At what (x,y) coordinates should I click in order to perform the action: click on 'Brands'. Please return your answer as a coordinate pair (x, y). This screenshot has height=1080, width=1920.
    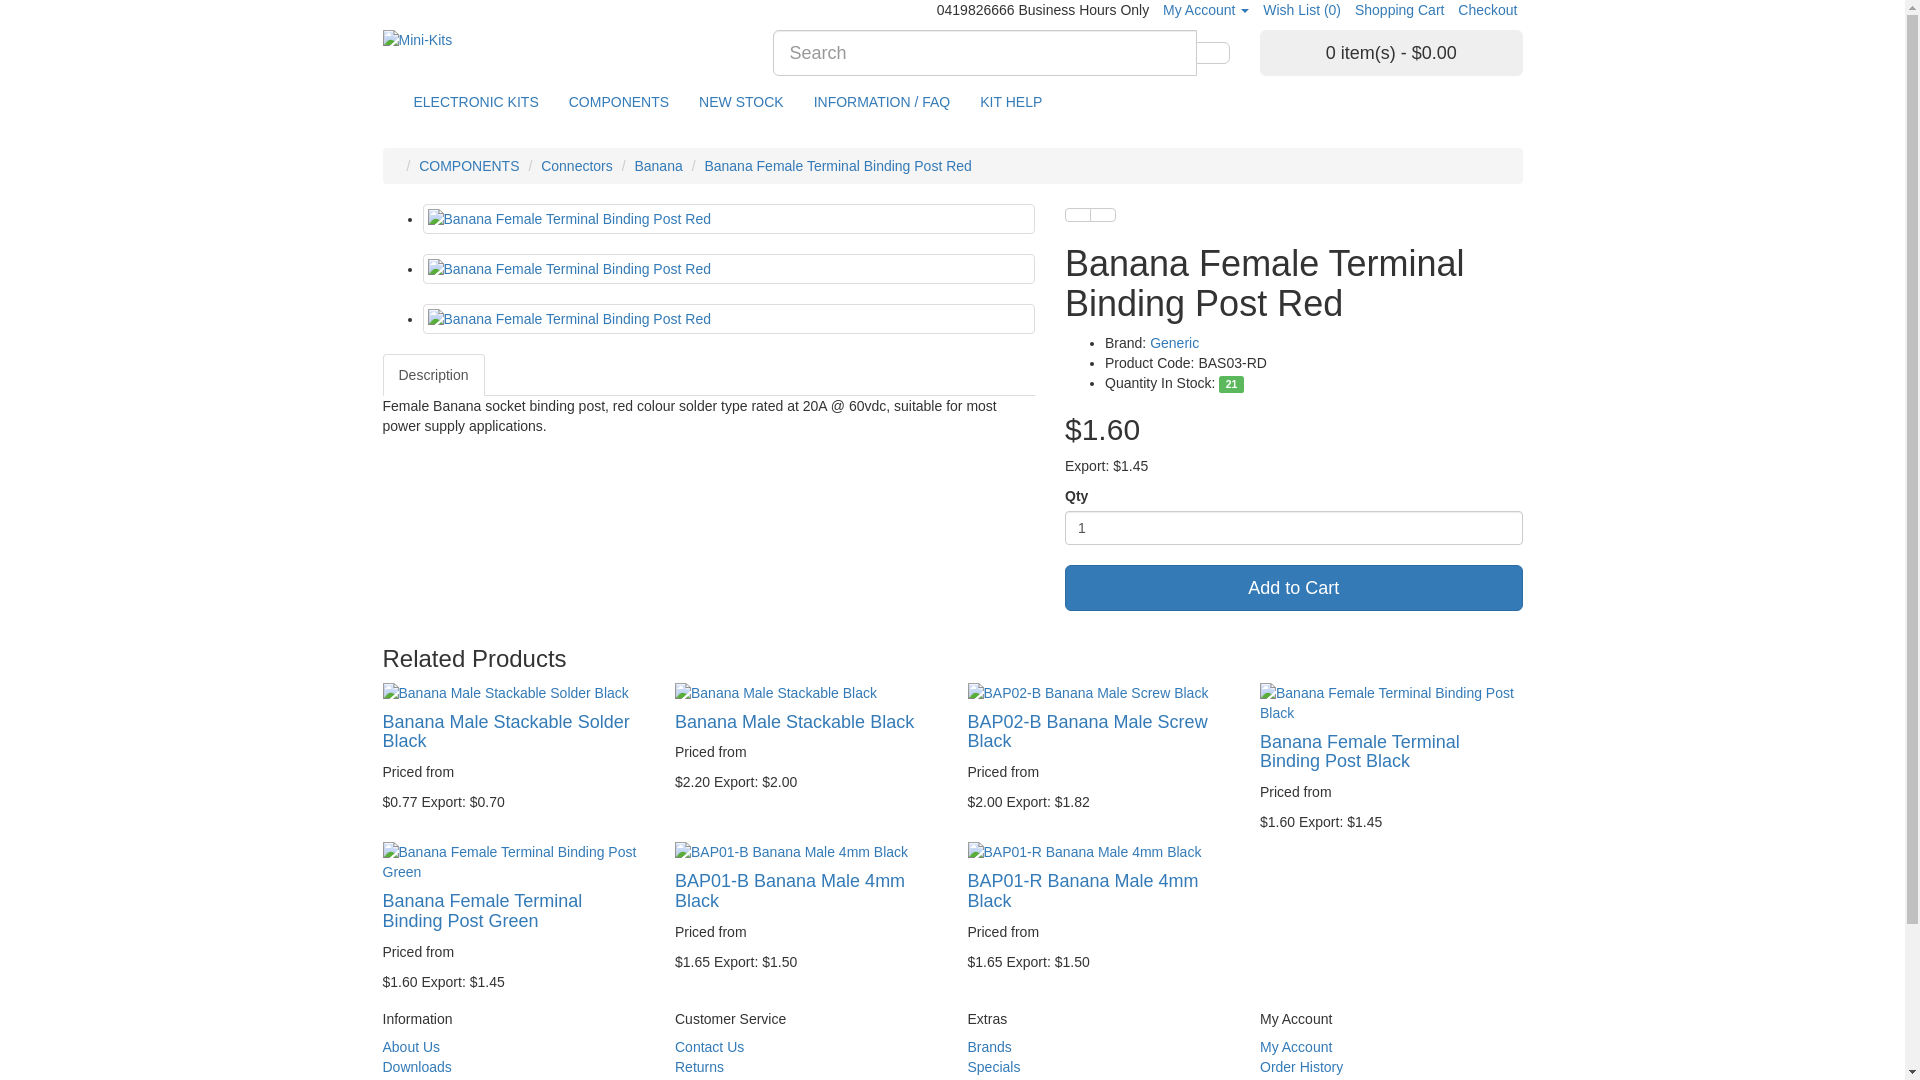
    Looking at the image, I should click on (968, 1045).